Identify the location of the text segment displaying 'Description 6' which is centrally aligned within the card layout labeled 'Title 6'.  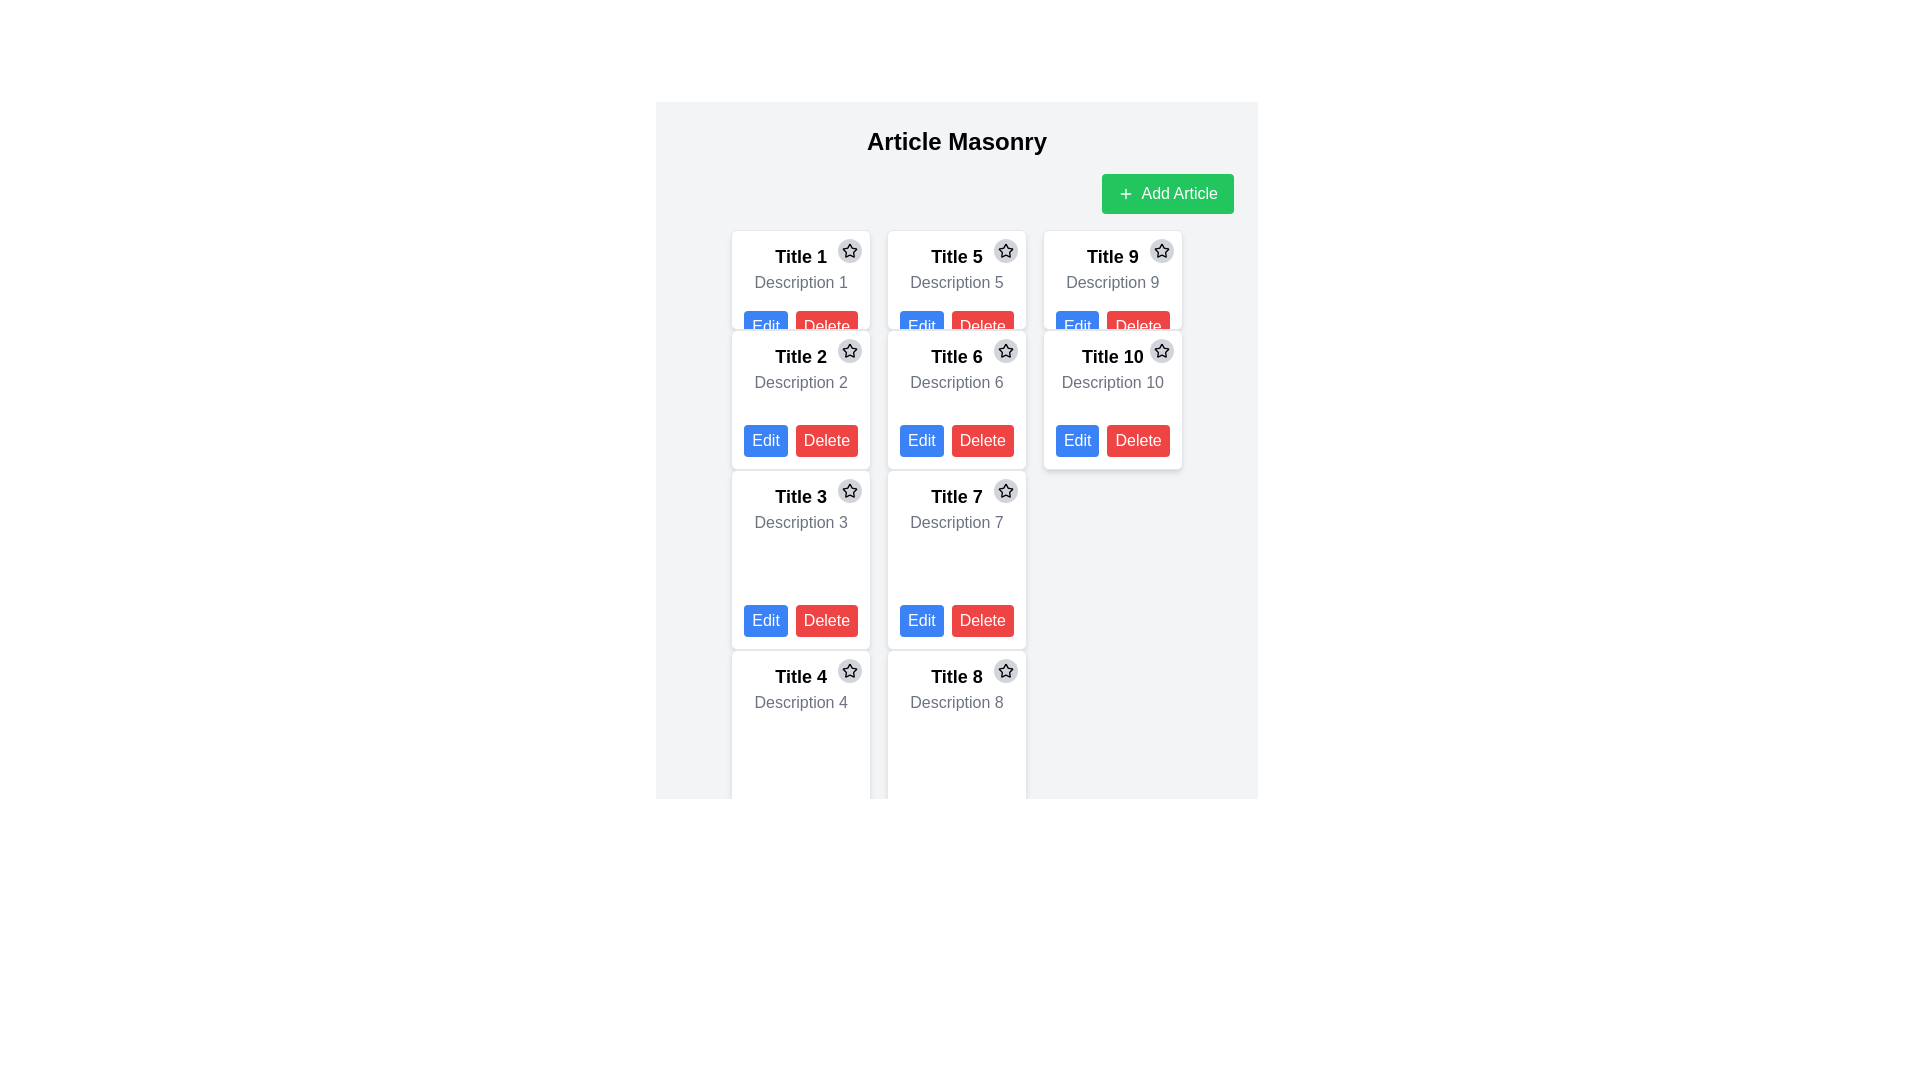
(955, 389).